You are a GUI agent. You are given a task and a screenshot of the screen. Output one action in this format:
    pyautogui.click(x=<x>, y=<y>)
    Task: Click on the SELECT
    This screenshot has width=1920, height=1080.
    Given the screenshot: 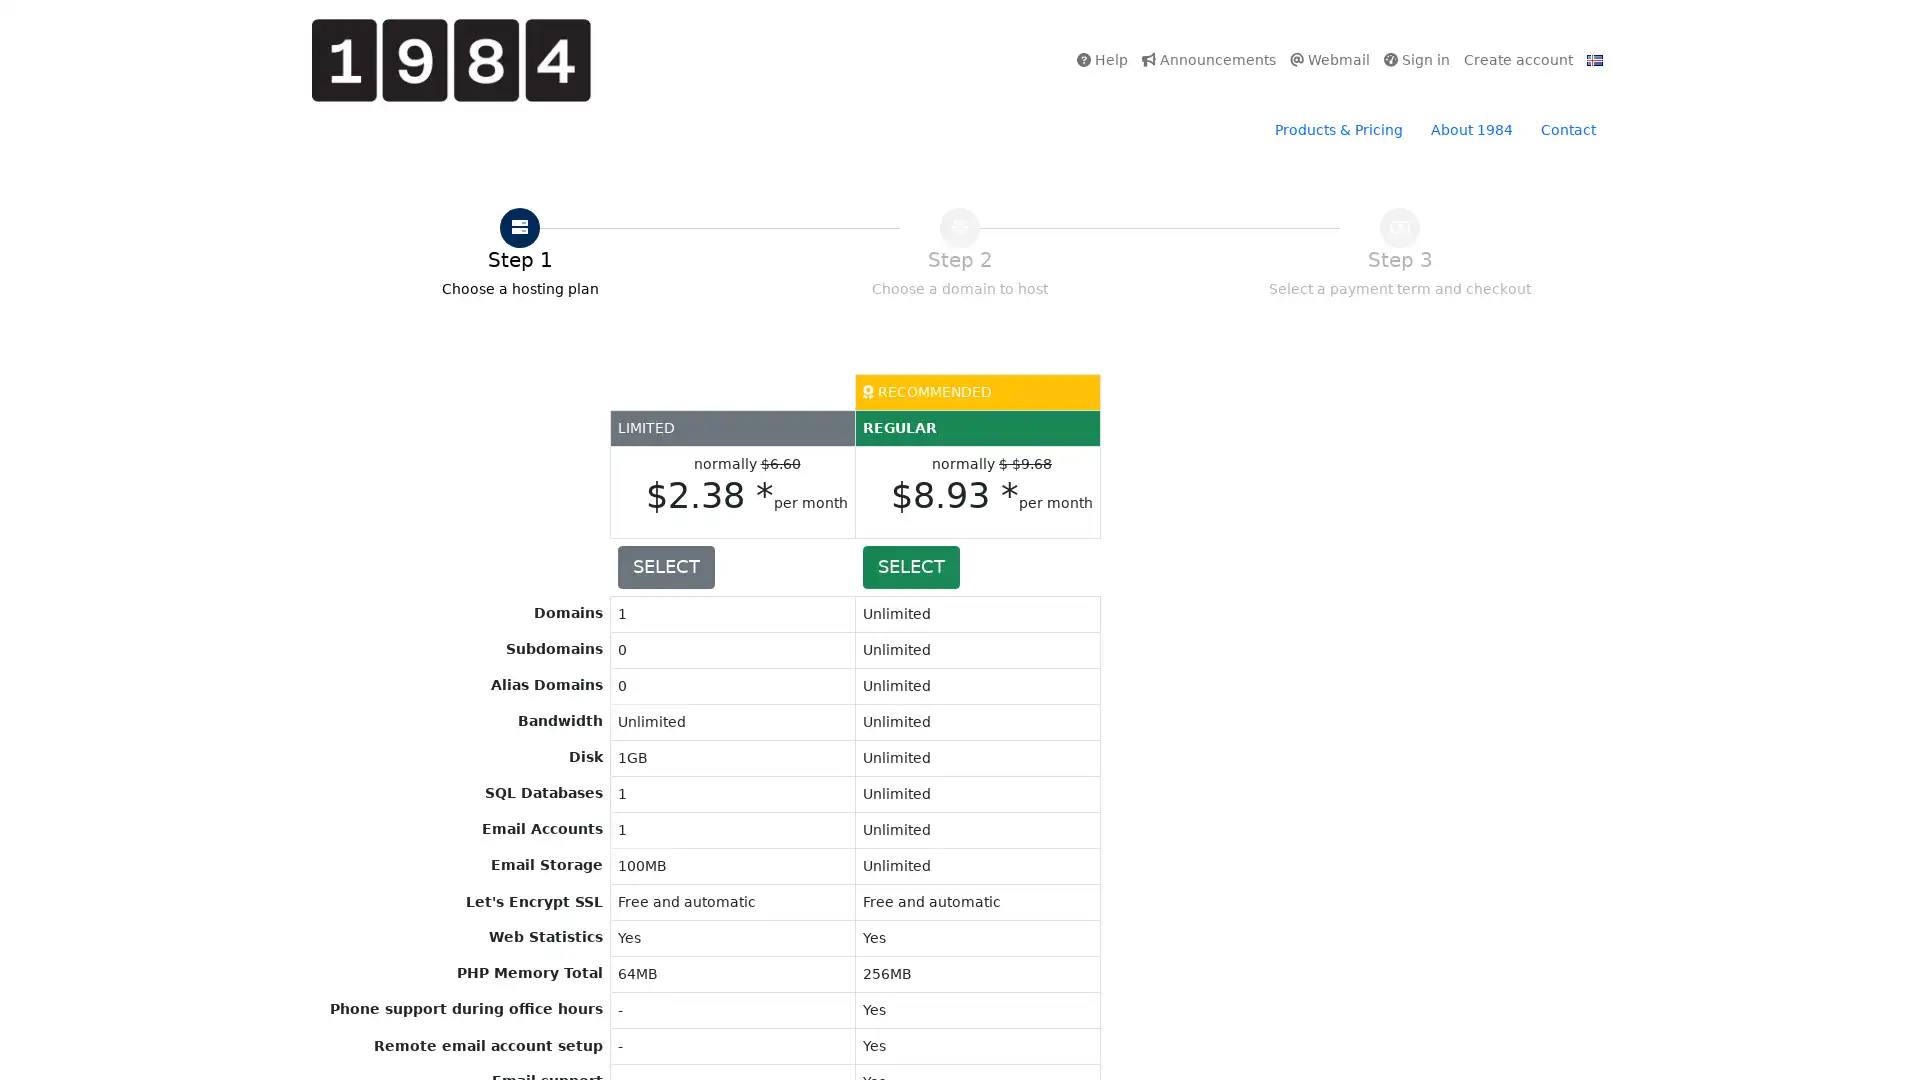 What is the action you would take?
    pyautogui.click(x=909, y=567)
    